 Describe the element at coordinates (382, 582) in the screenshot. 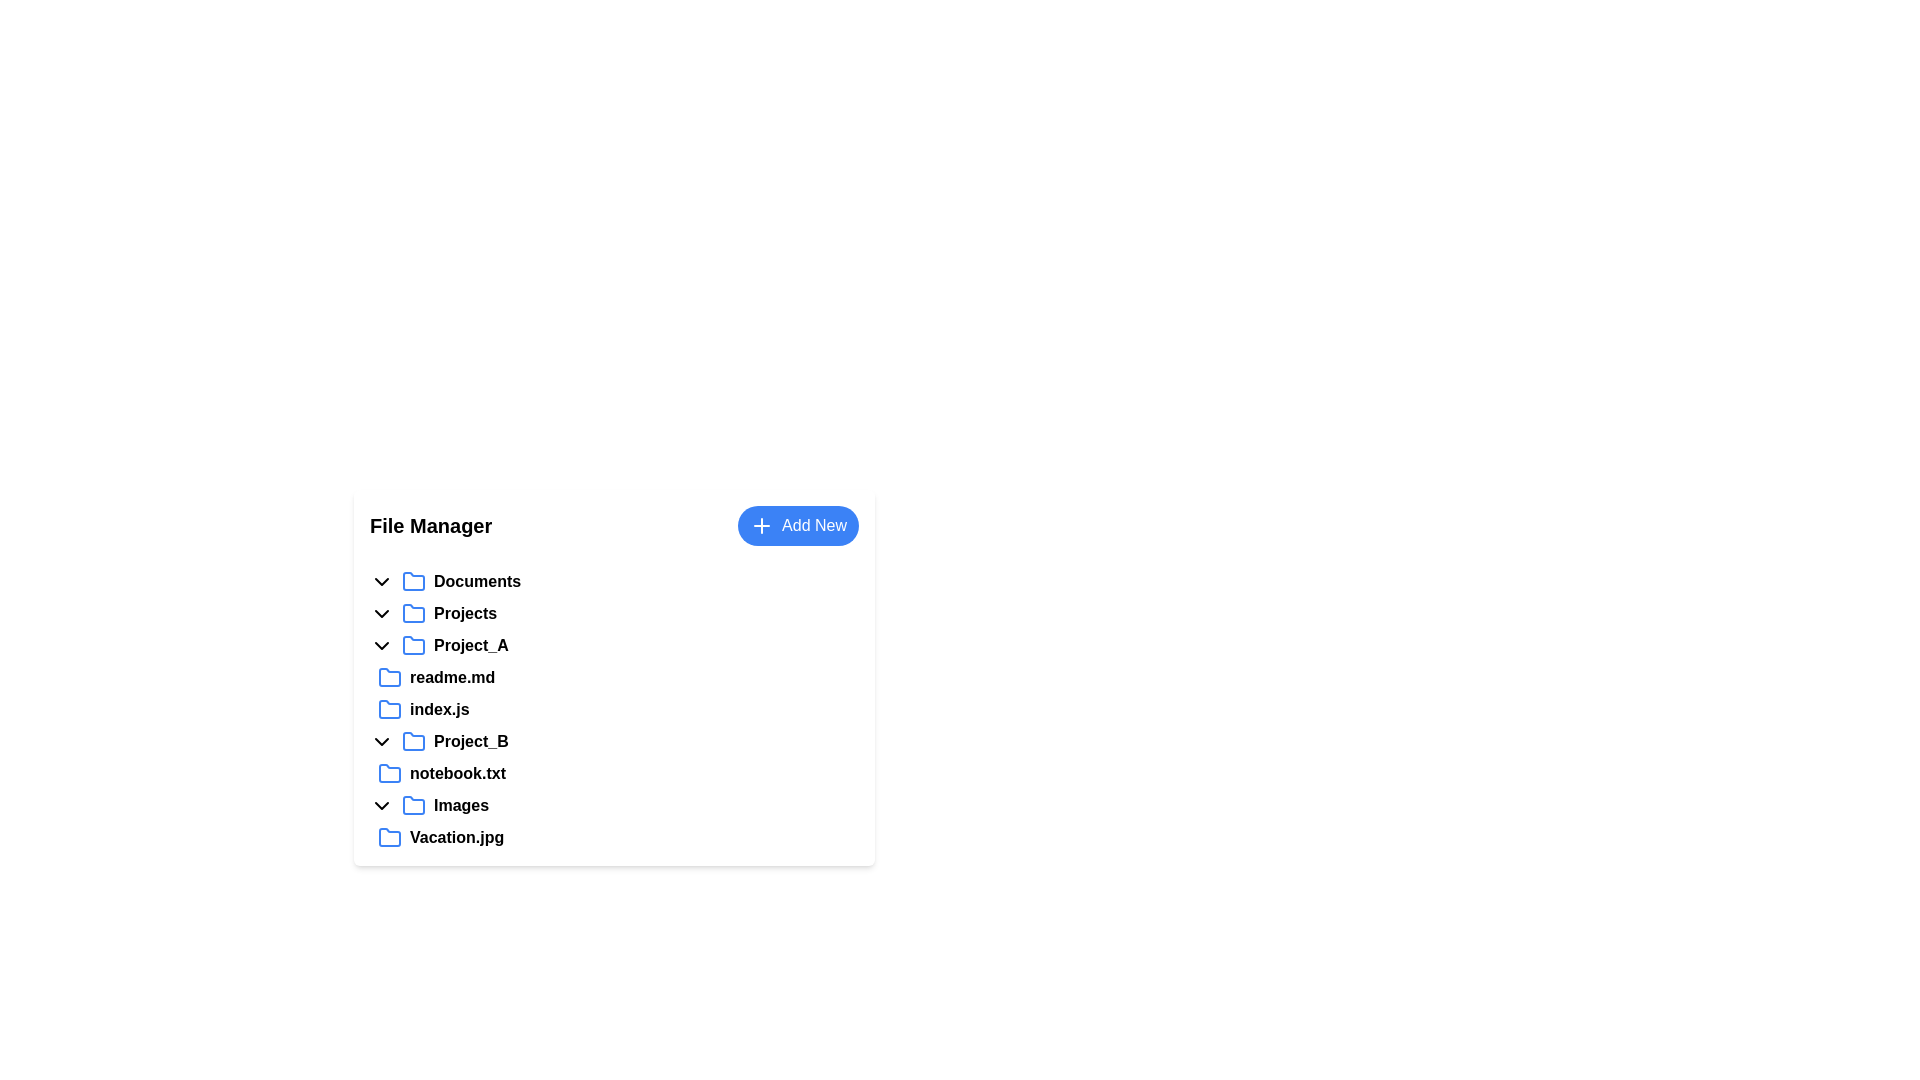

I see `the toggle icon` at that location.